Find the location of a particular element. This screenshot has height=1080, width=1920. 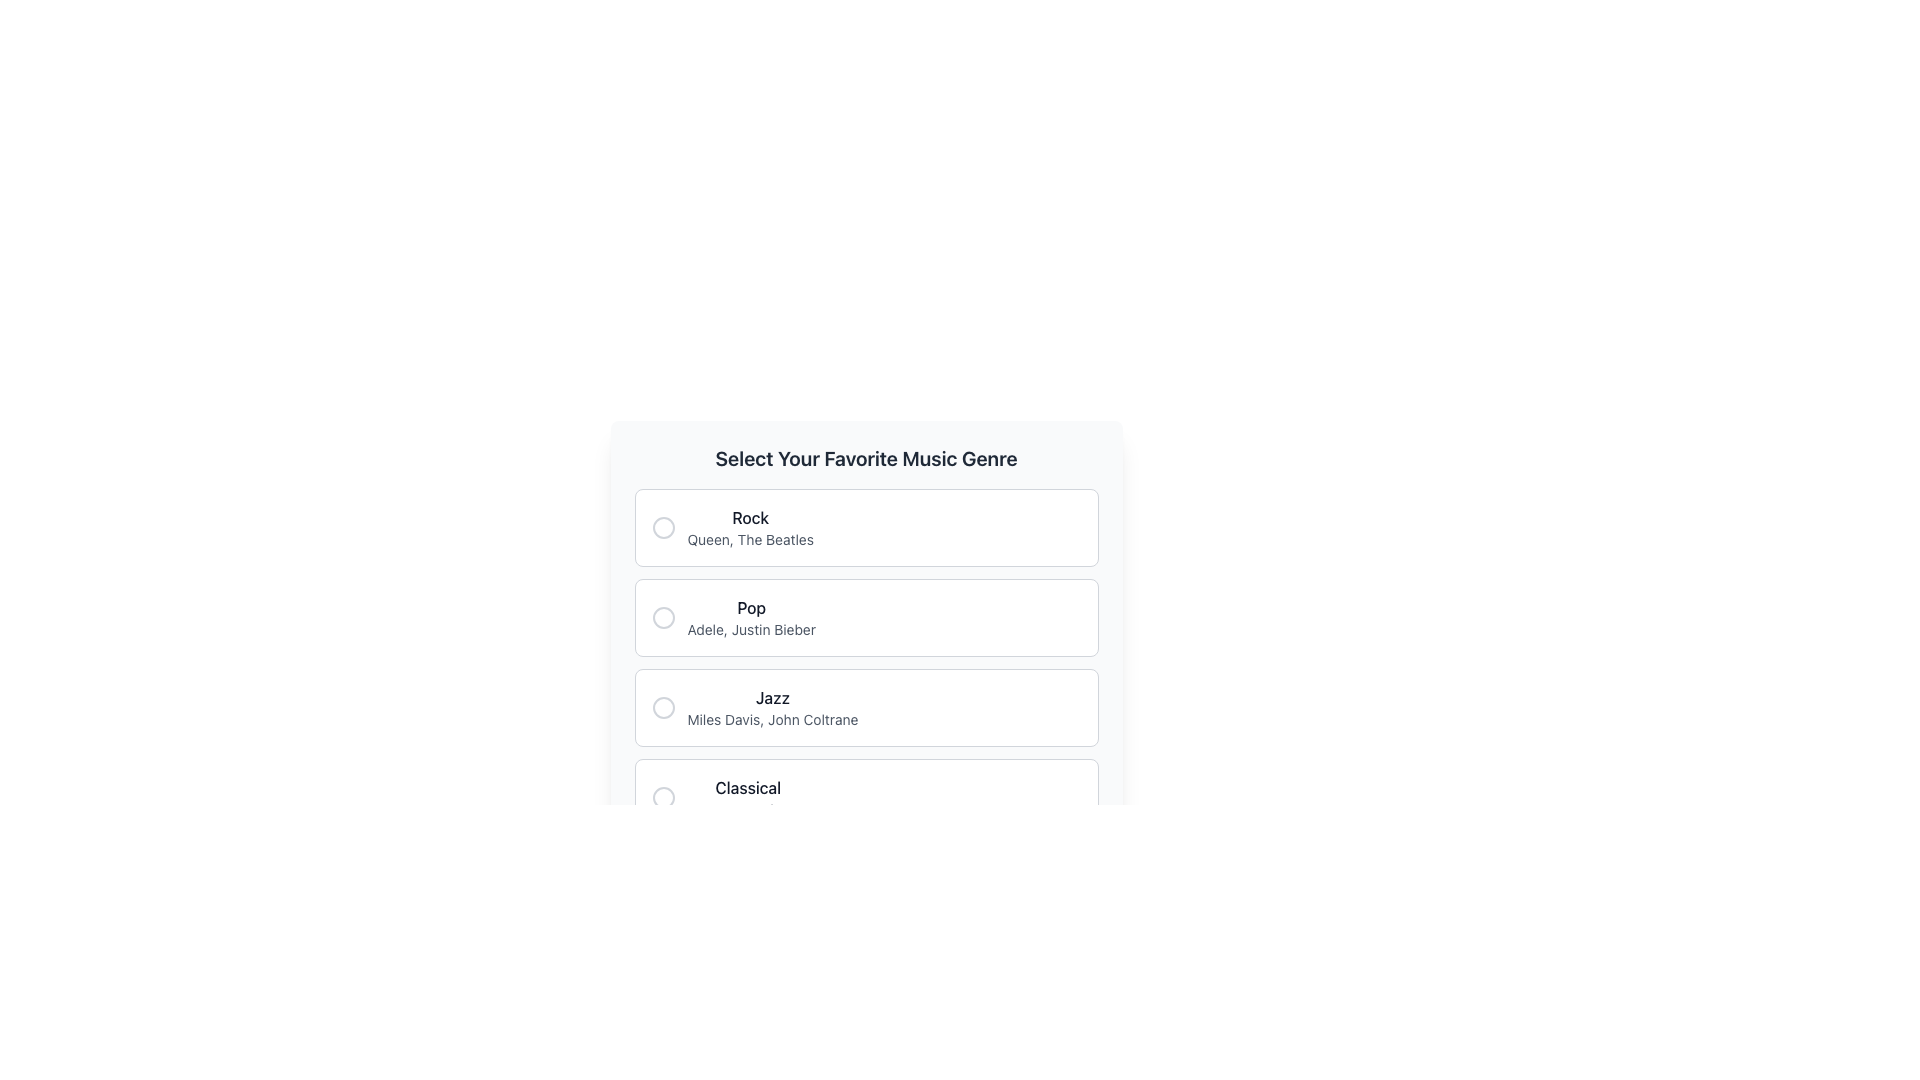

the radio button indicator for the 'Classical' and 'Mozart, Beethoven' option in the 'Select Your Favorite Music Genre' group is located at coordinates (663, 797).